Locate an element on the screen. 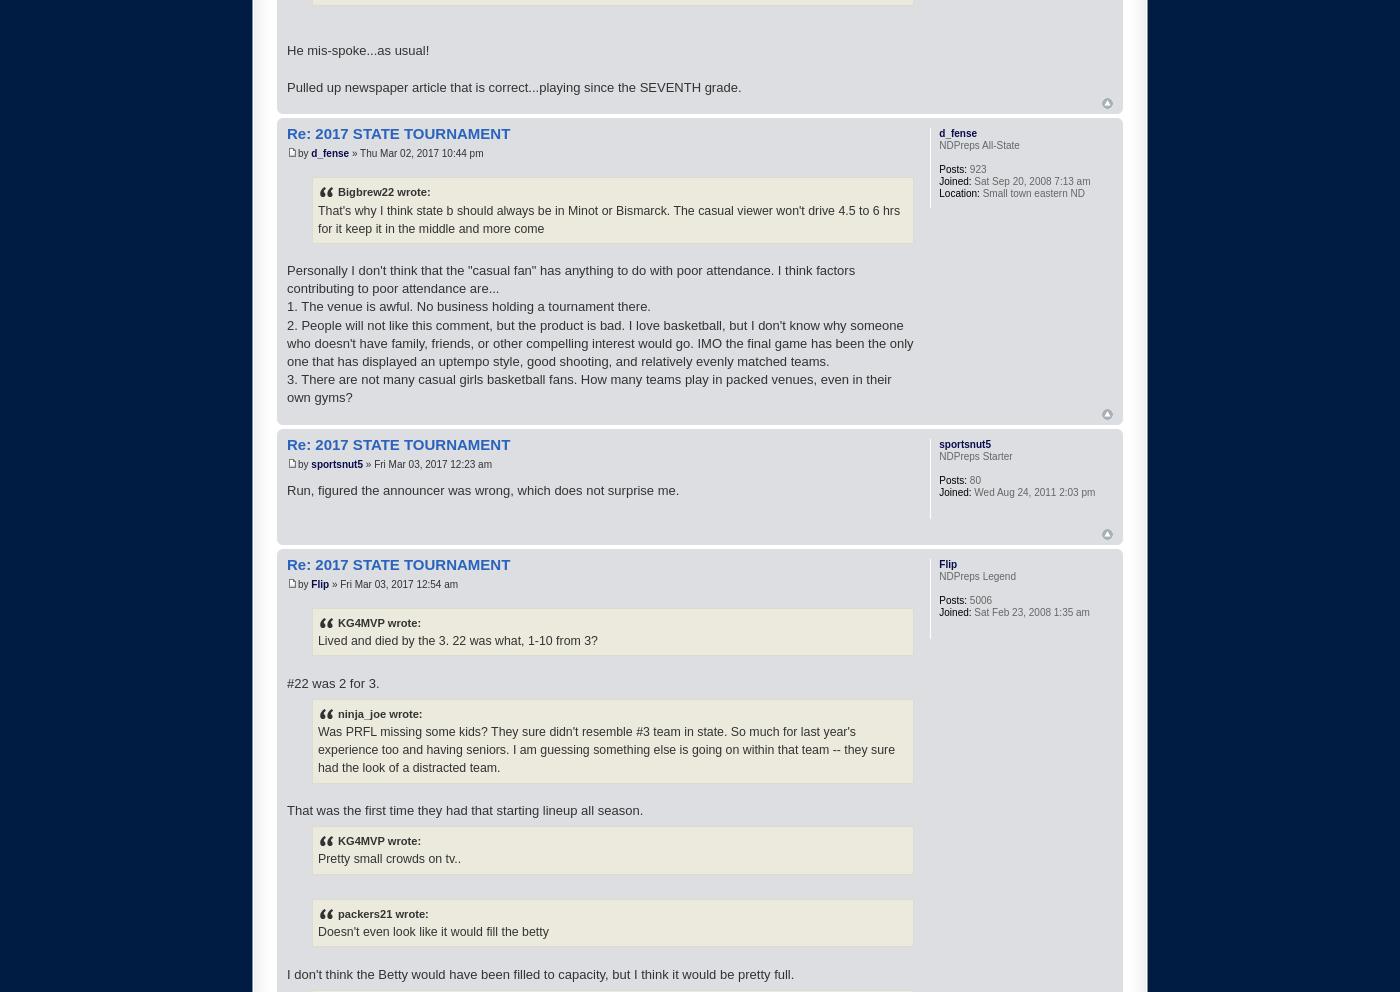  'I don't think the Betty would have been filled to capacity, but I think it would be pretty full.' is located at coordinates (540, 973).